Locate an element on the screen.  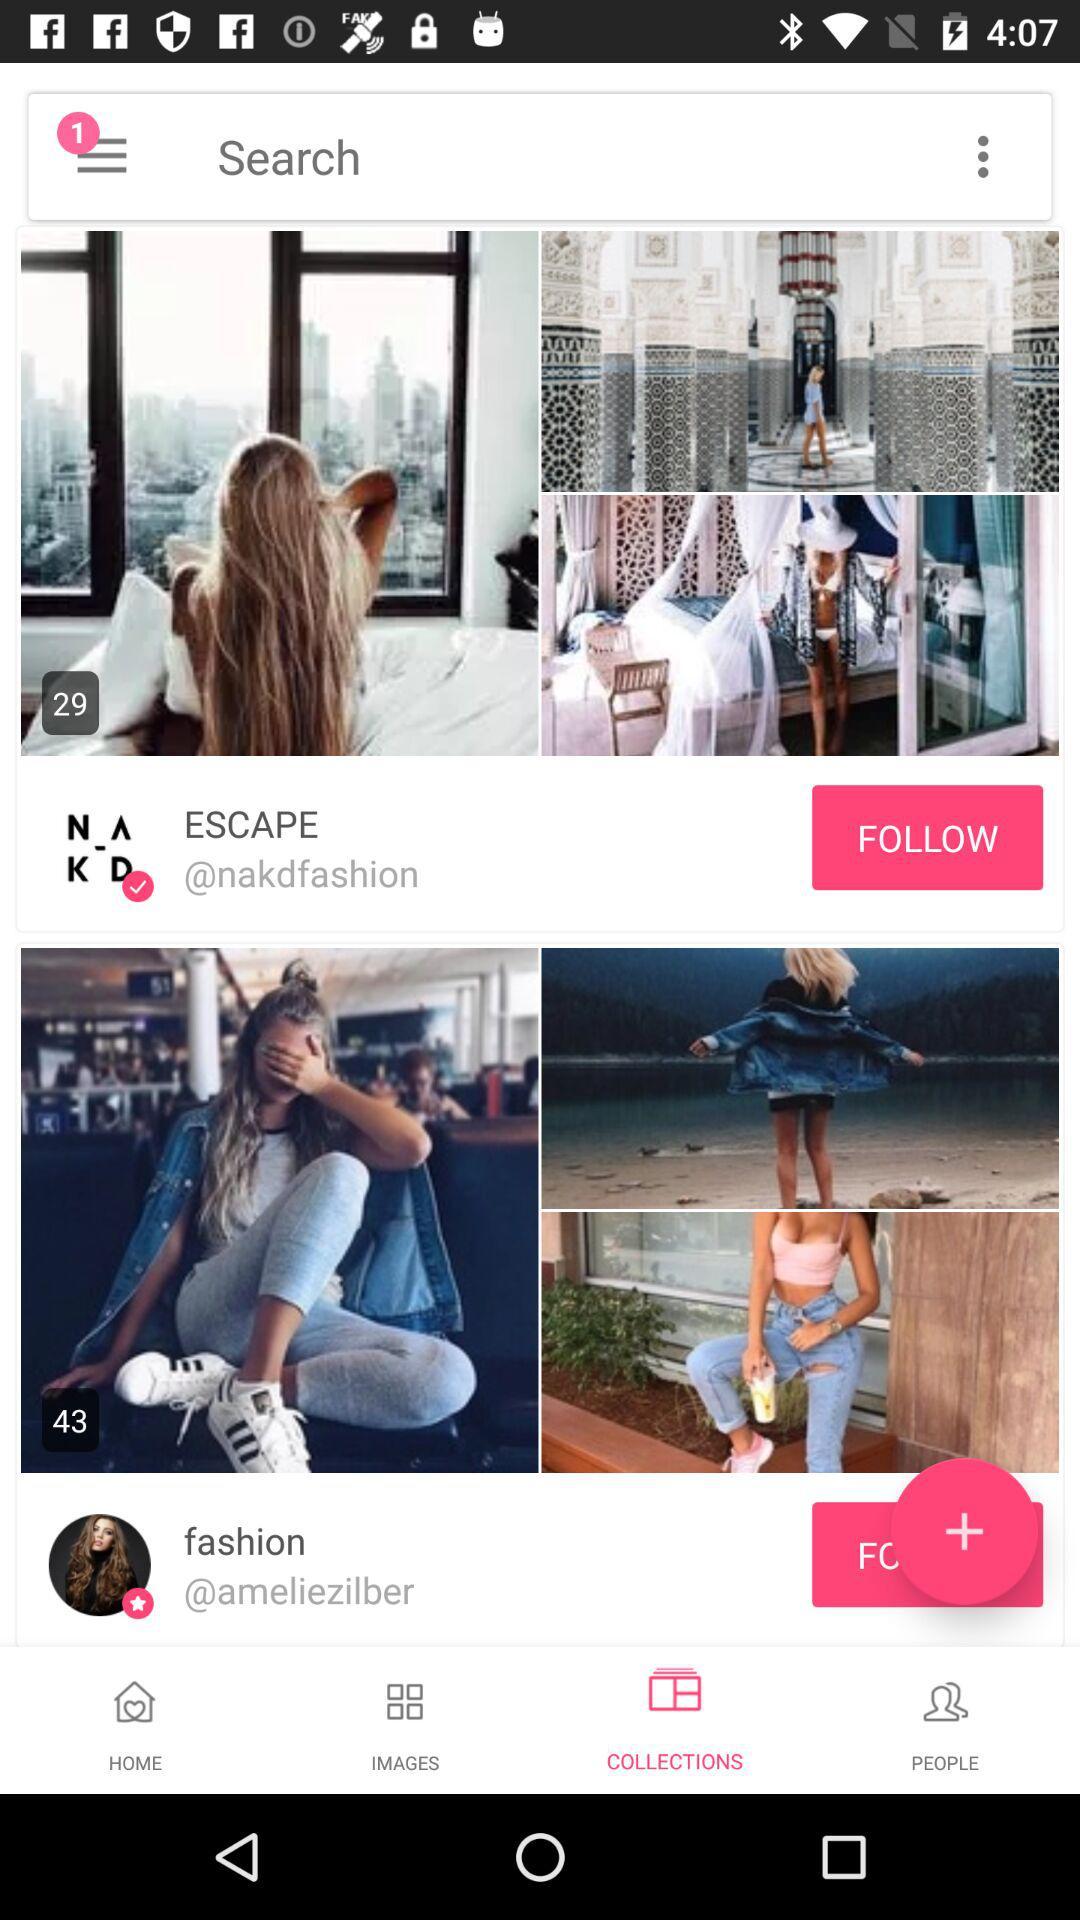
menu button is located at coordinates (982, 155).